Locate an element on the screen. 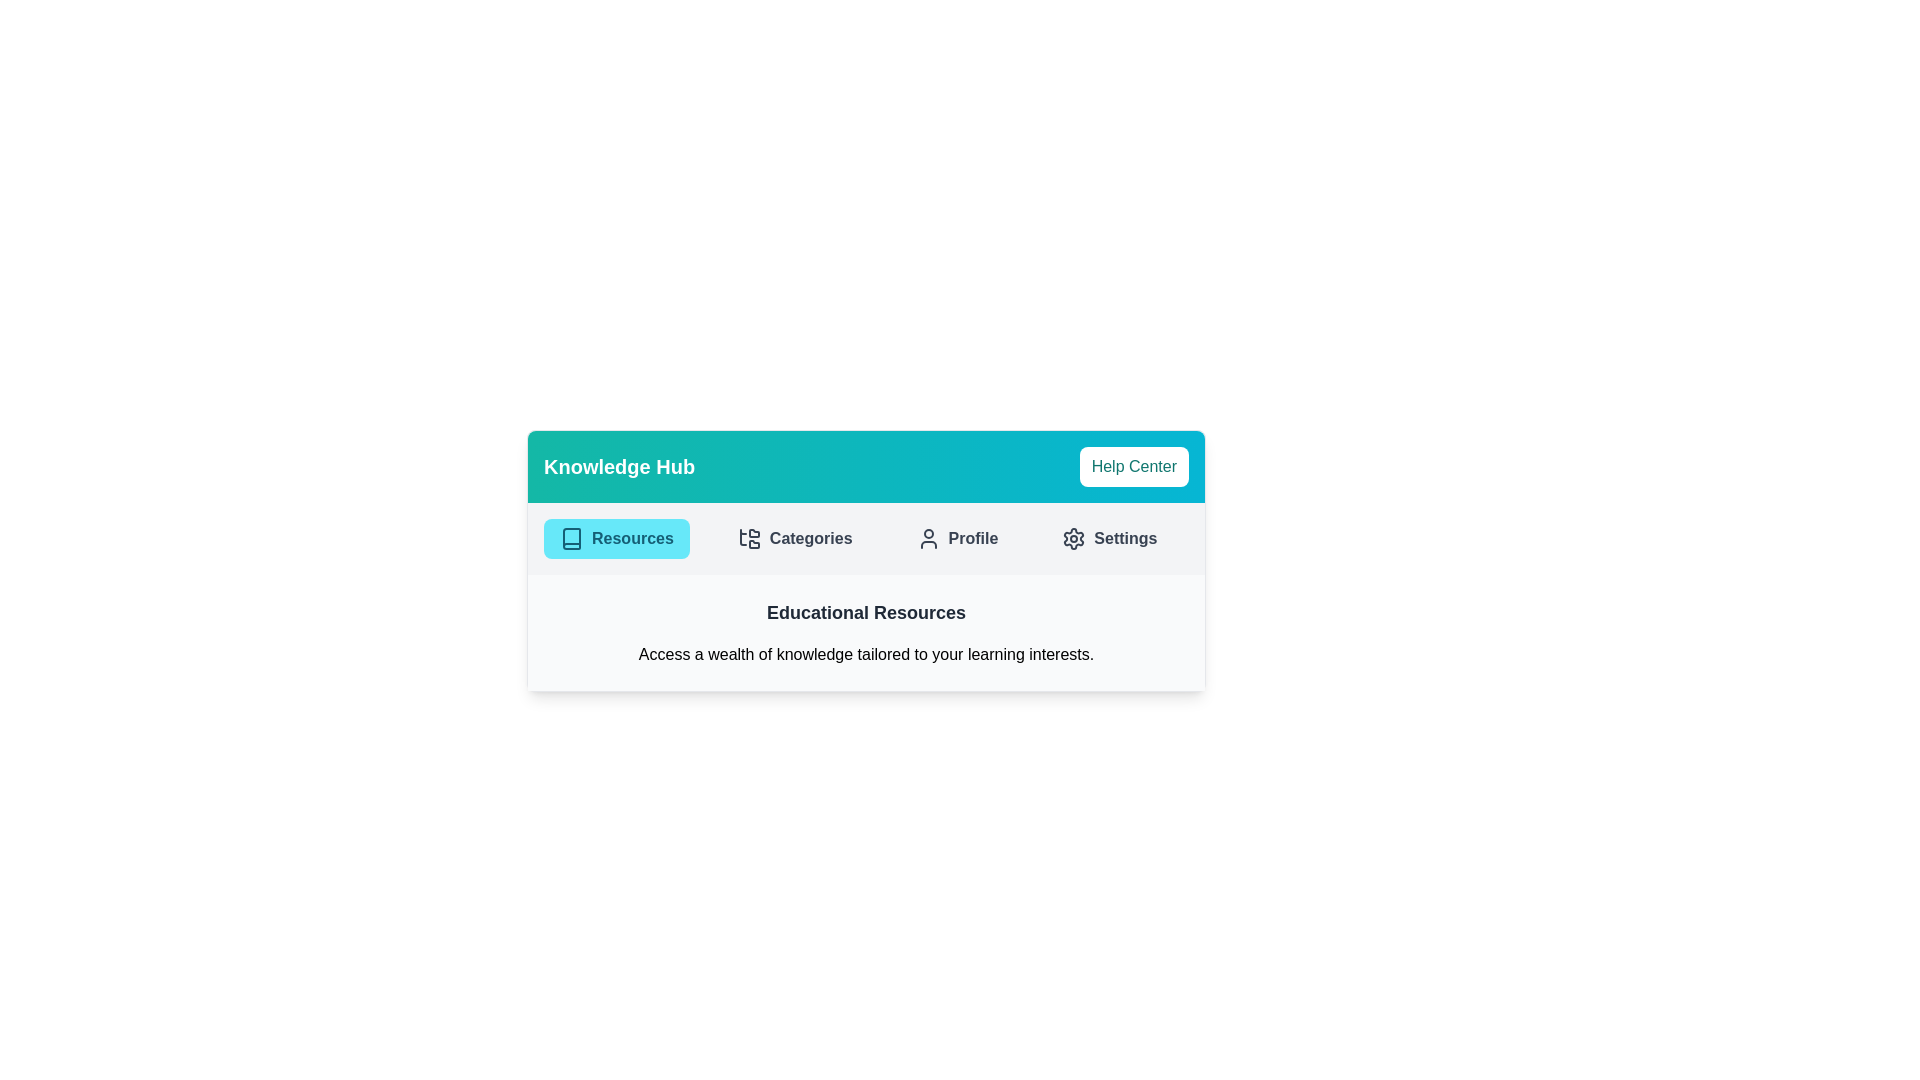 Image resolution: width=1920 pixels, height=1080 pixels. the 'Categories' text label is located at coordinates (811, 538).